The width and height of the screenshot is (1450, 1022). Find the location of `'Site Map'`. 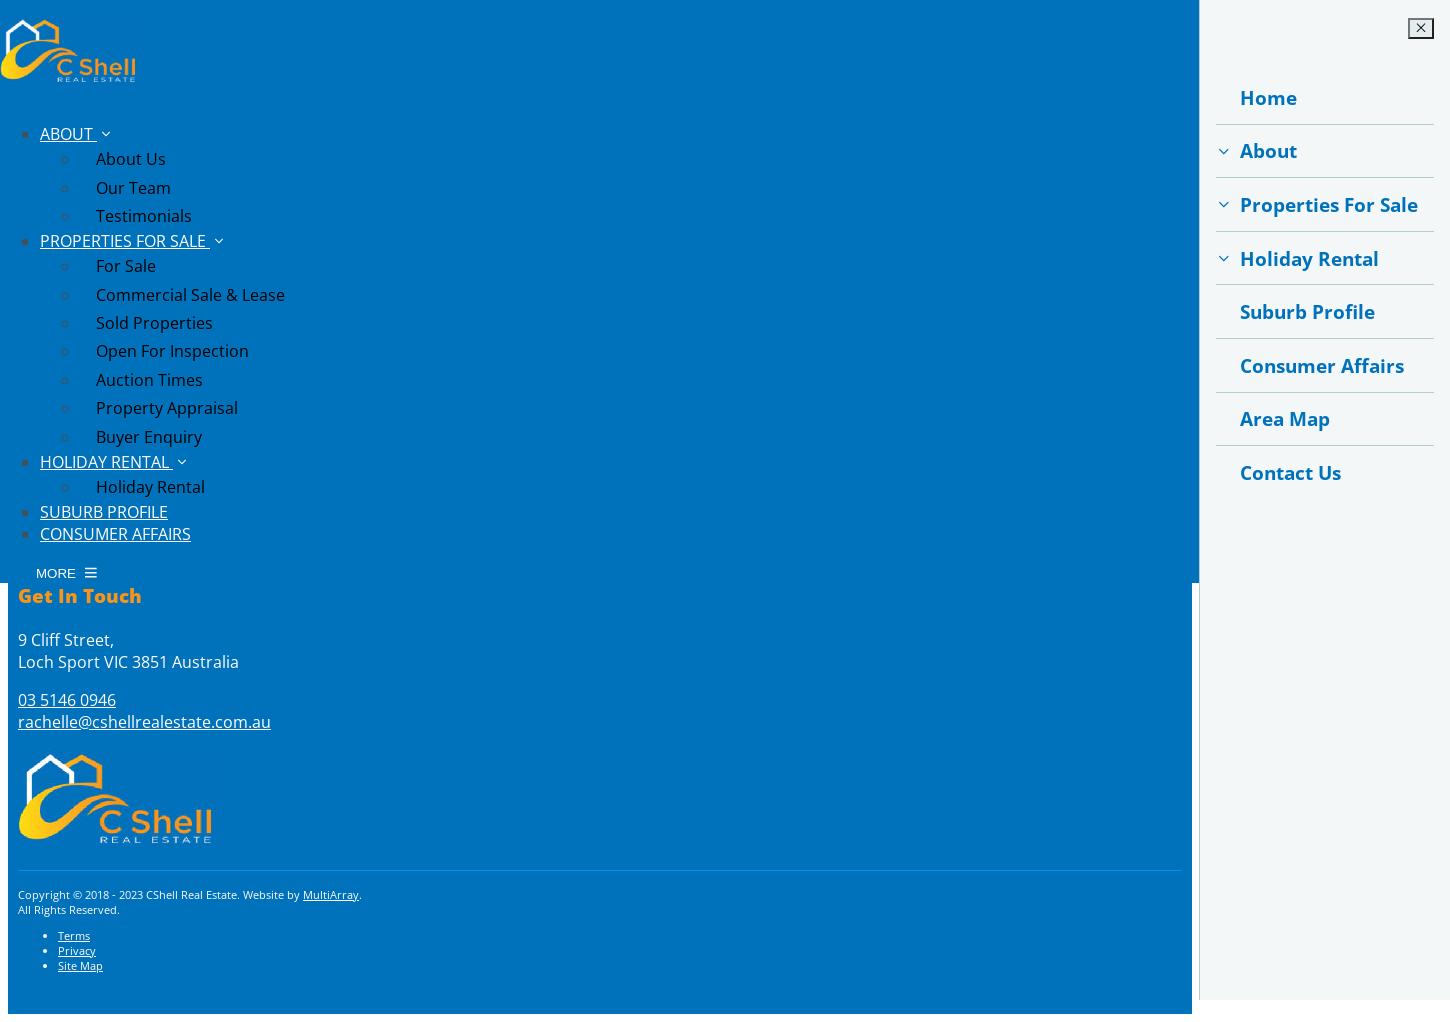

'Site Map' is located at coordinates (80, 963).